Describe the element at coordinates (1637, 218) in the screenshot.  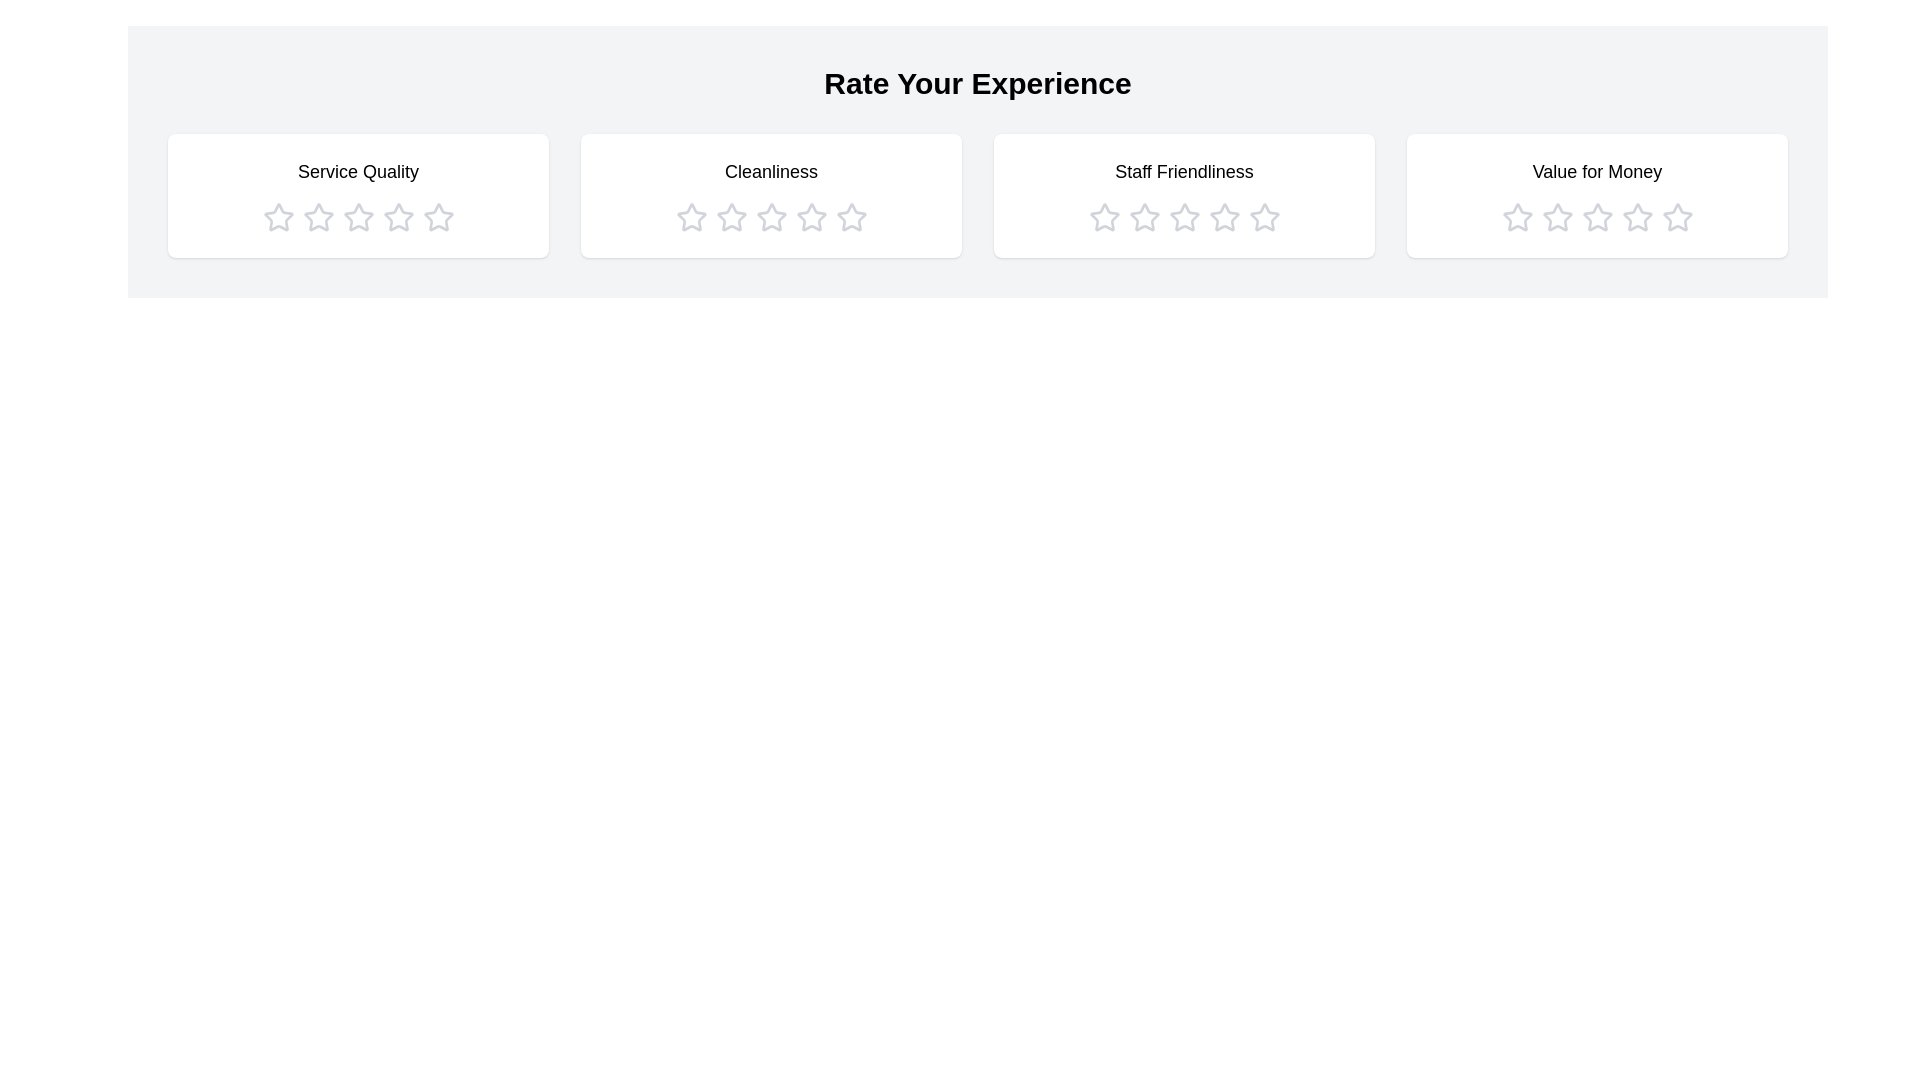
I see `the star icon corresponding to 4 stars in the category Value for Money` at that location.